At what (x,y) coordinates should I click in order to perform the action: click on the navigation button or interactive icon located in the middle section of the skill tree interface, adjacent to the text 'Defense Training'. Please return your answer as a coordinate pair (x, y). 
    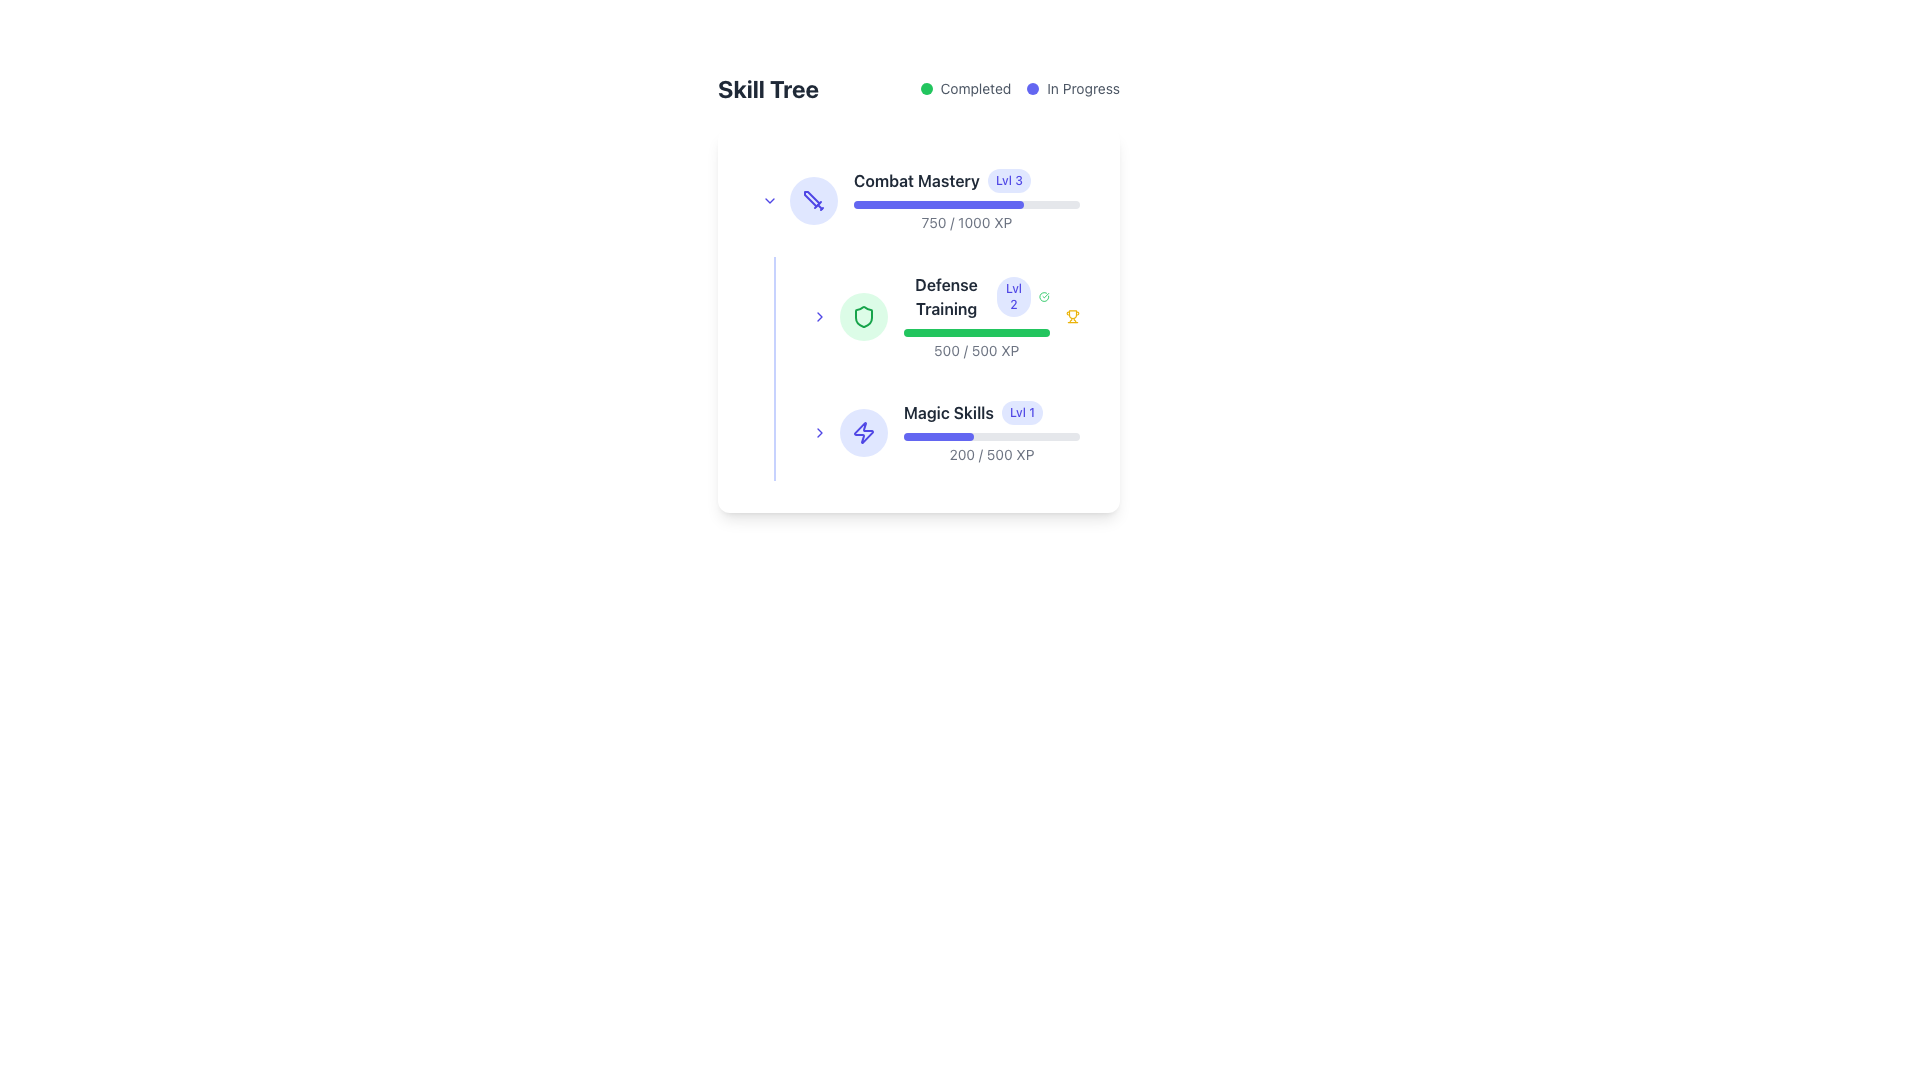
    Looking at the image, I should click on (820, 315).